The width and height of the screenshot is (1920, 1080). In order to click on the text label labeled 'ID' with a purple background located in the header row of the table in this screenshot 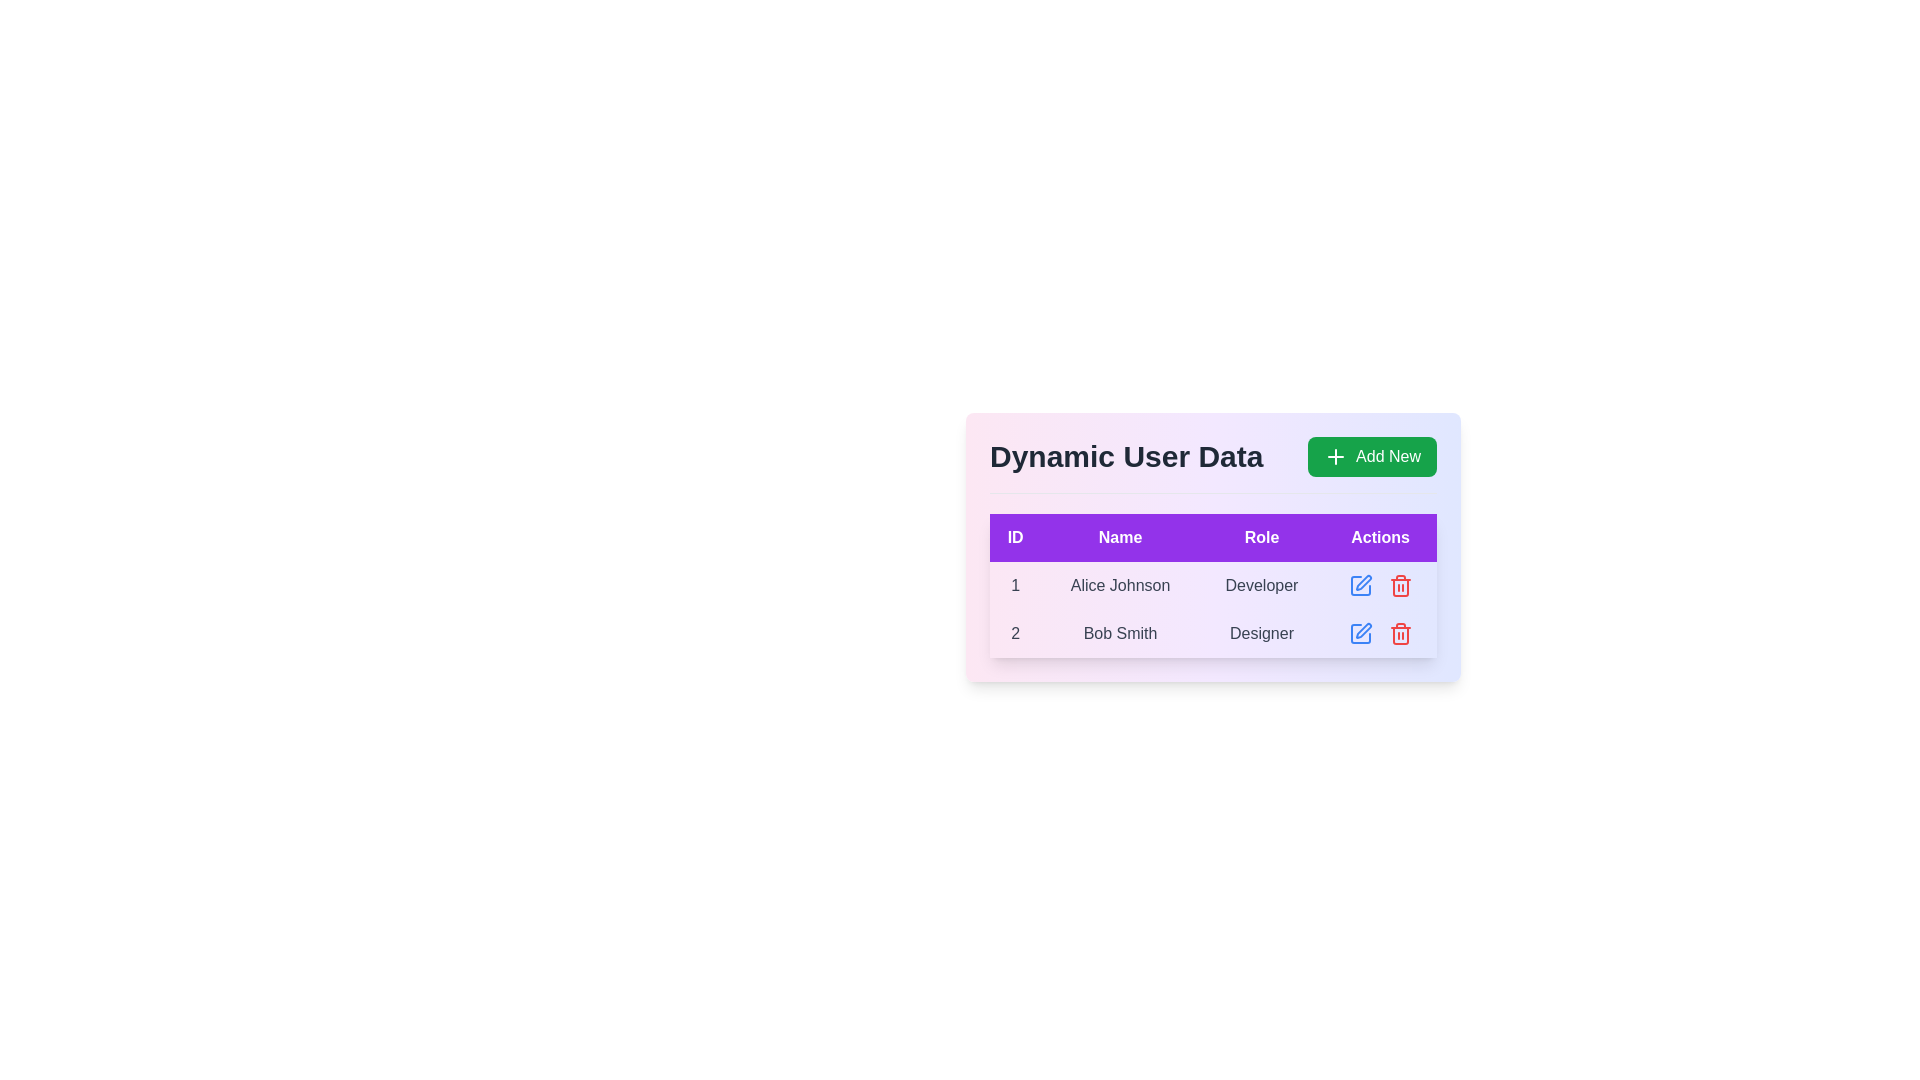, I will do `click(1015, 536)`.